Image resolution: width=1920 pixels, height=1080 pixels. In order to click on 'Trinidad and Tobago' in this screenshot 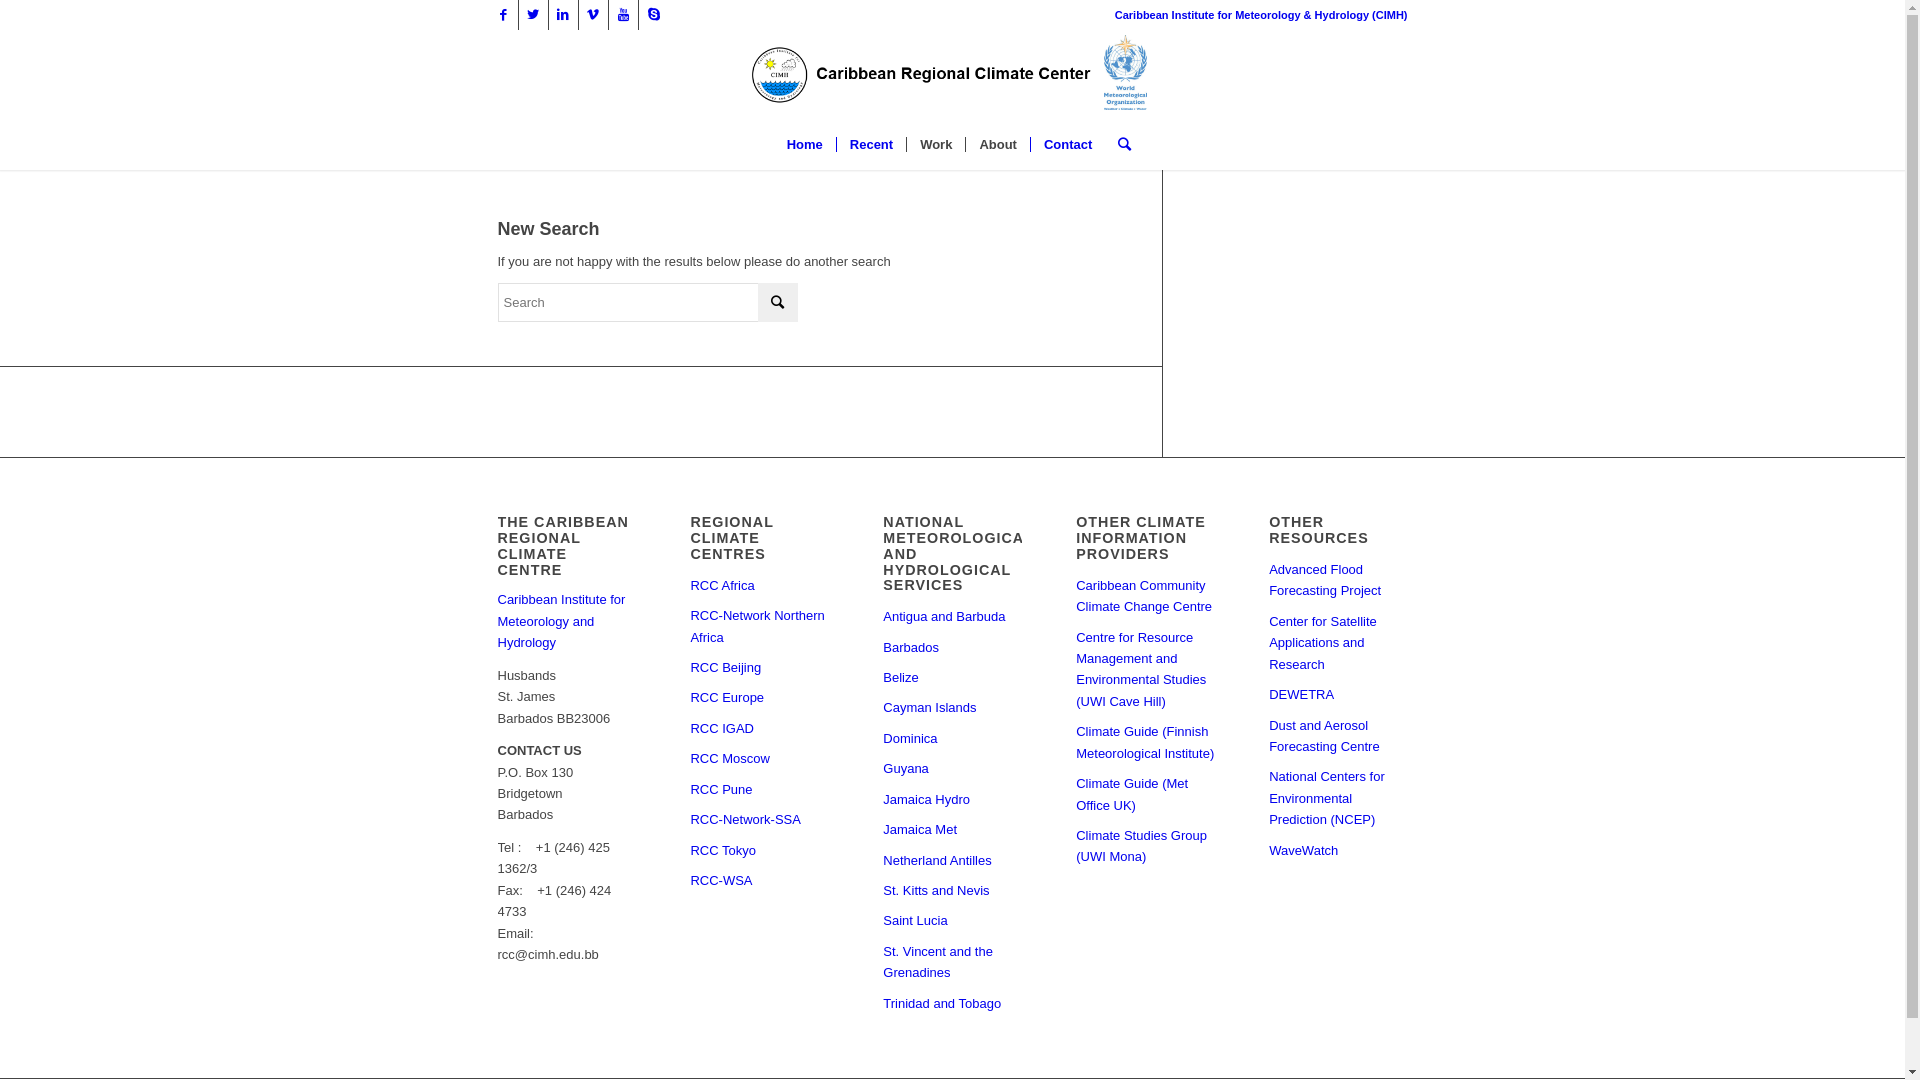, I will do `click(950, 1003)`.